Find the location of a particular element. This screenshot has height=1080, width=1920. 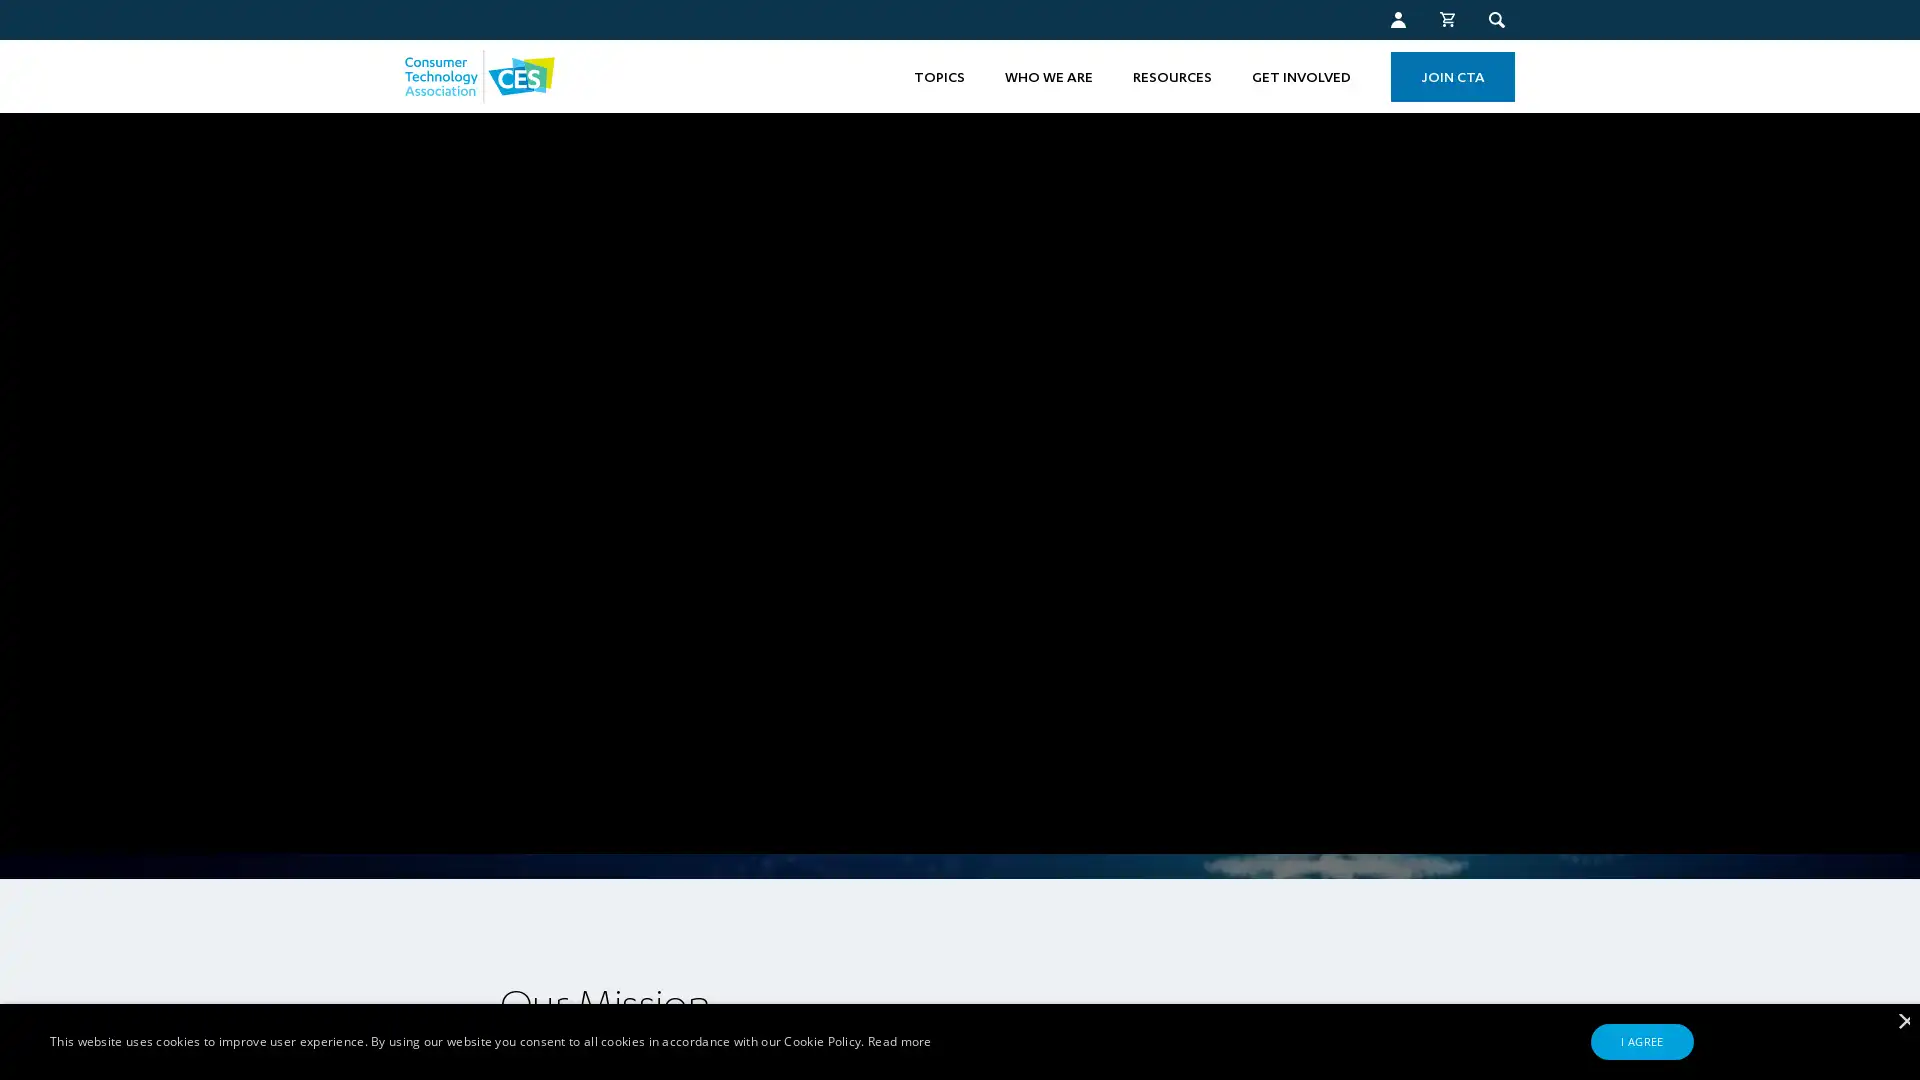

WHO WE ARE is located at coordinates (1048, 75).